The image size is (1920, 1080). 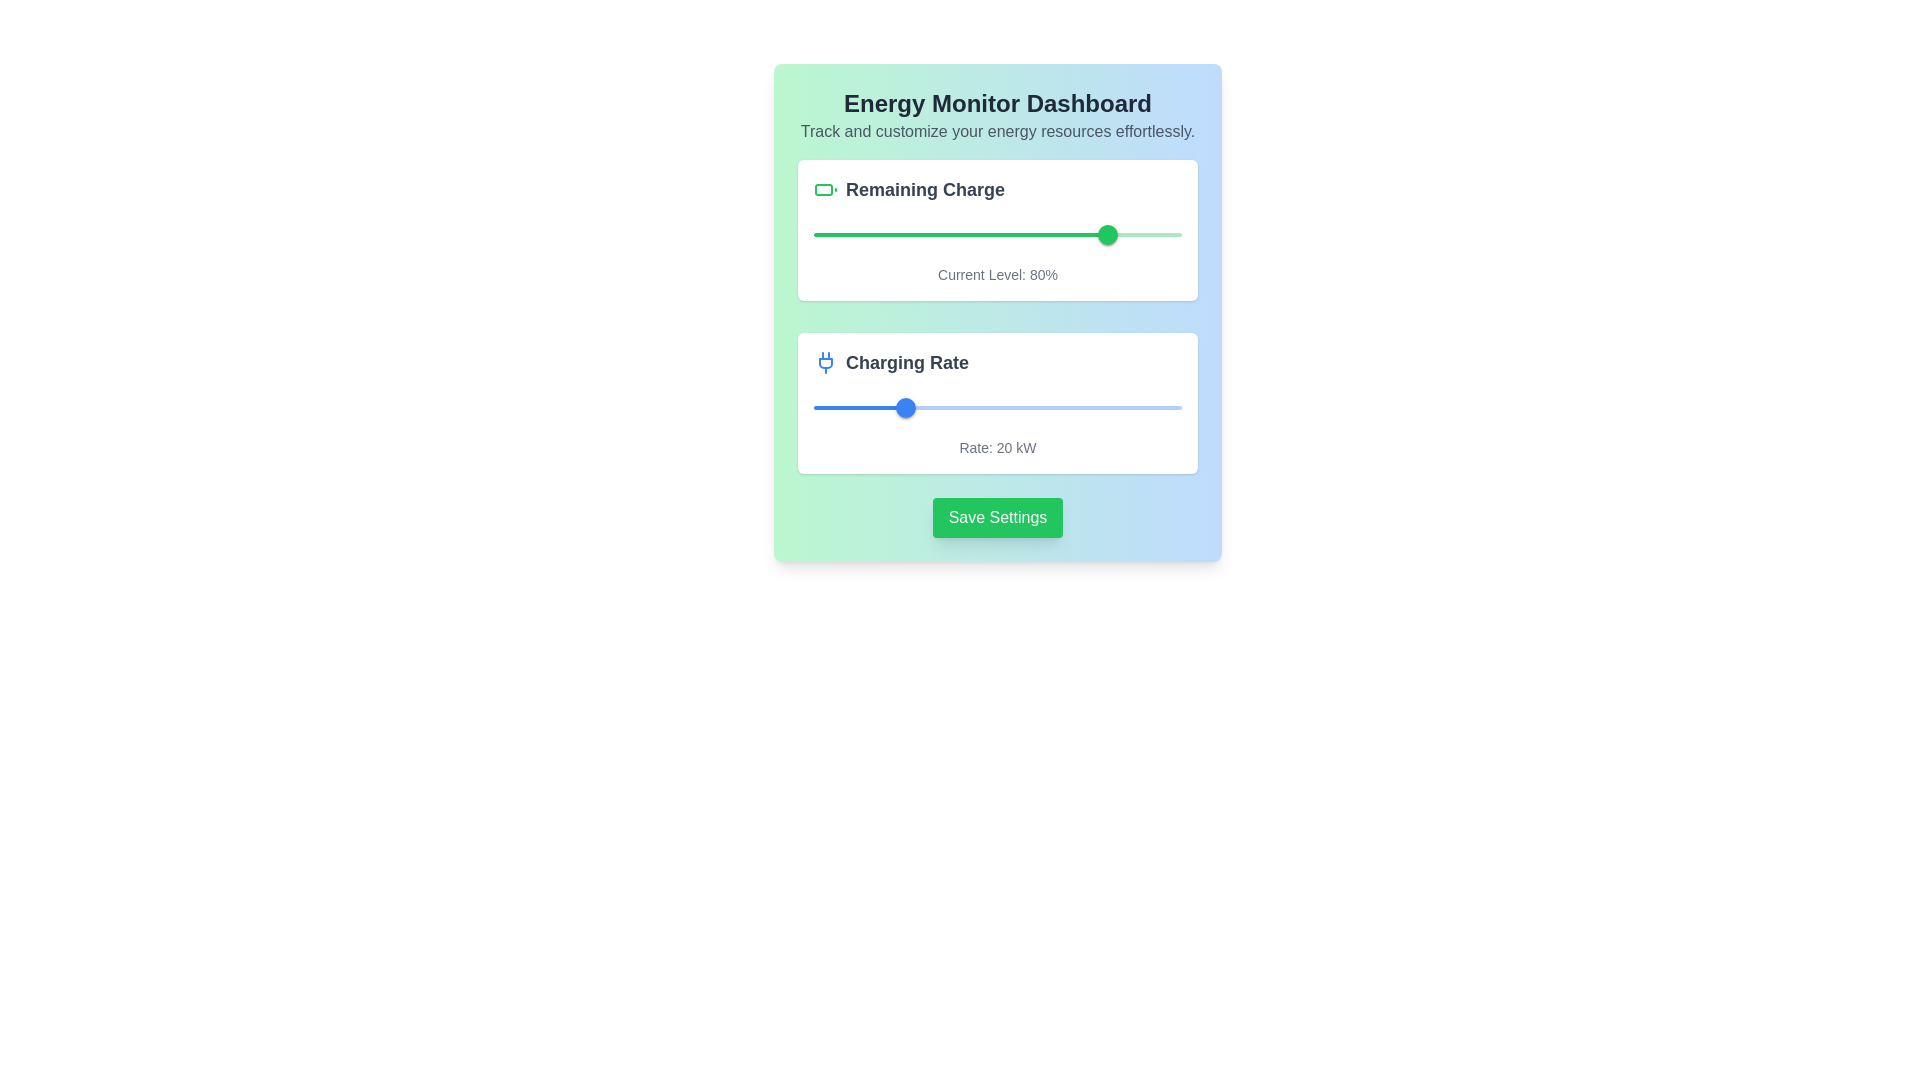 I want to click on the text element stating 'Track and customize your energy resources effortlessly.' which is located below the title 'Energy Monitor Dashboard' in the dashboard panel, so click(x=998, y=131).